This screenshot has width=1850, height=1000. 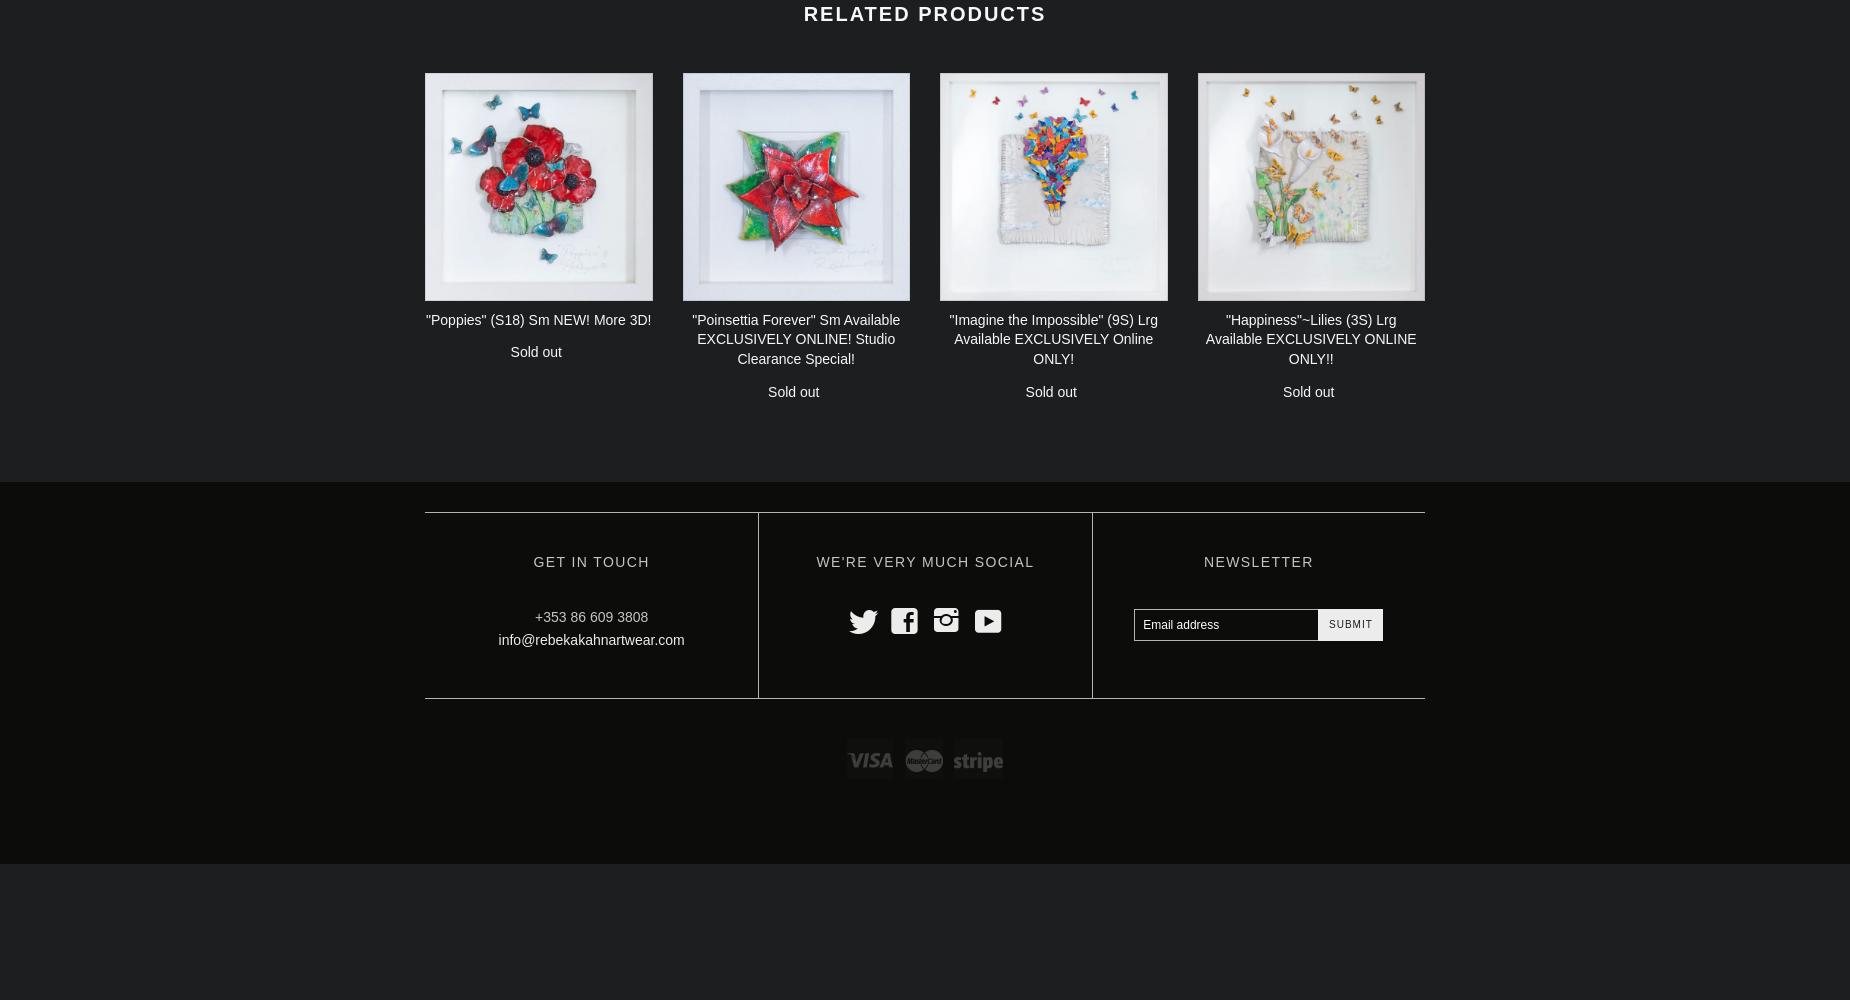 What do you see at coordinates (591, 615) in the screenshot?
I see `'+353 86 609 3808'` at bounding box center [591, 615].